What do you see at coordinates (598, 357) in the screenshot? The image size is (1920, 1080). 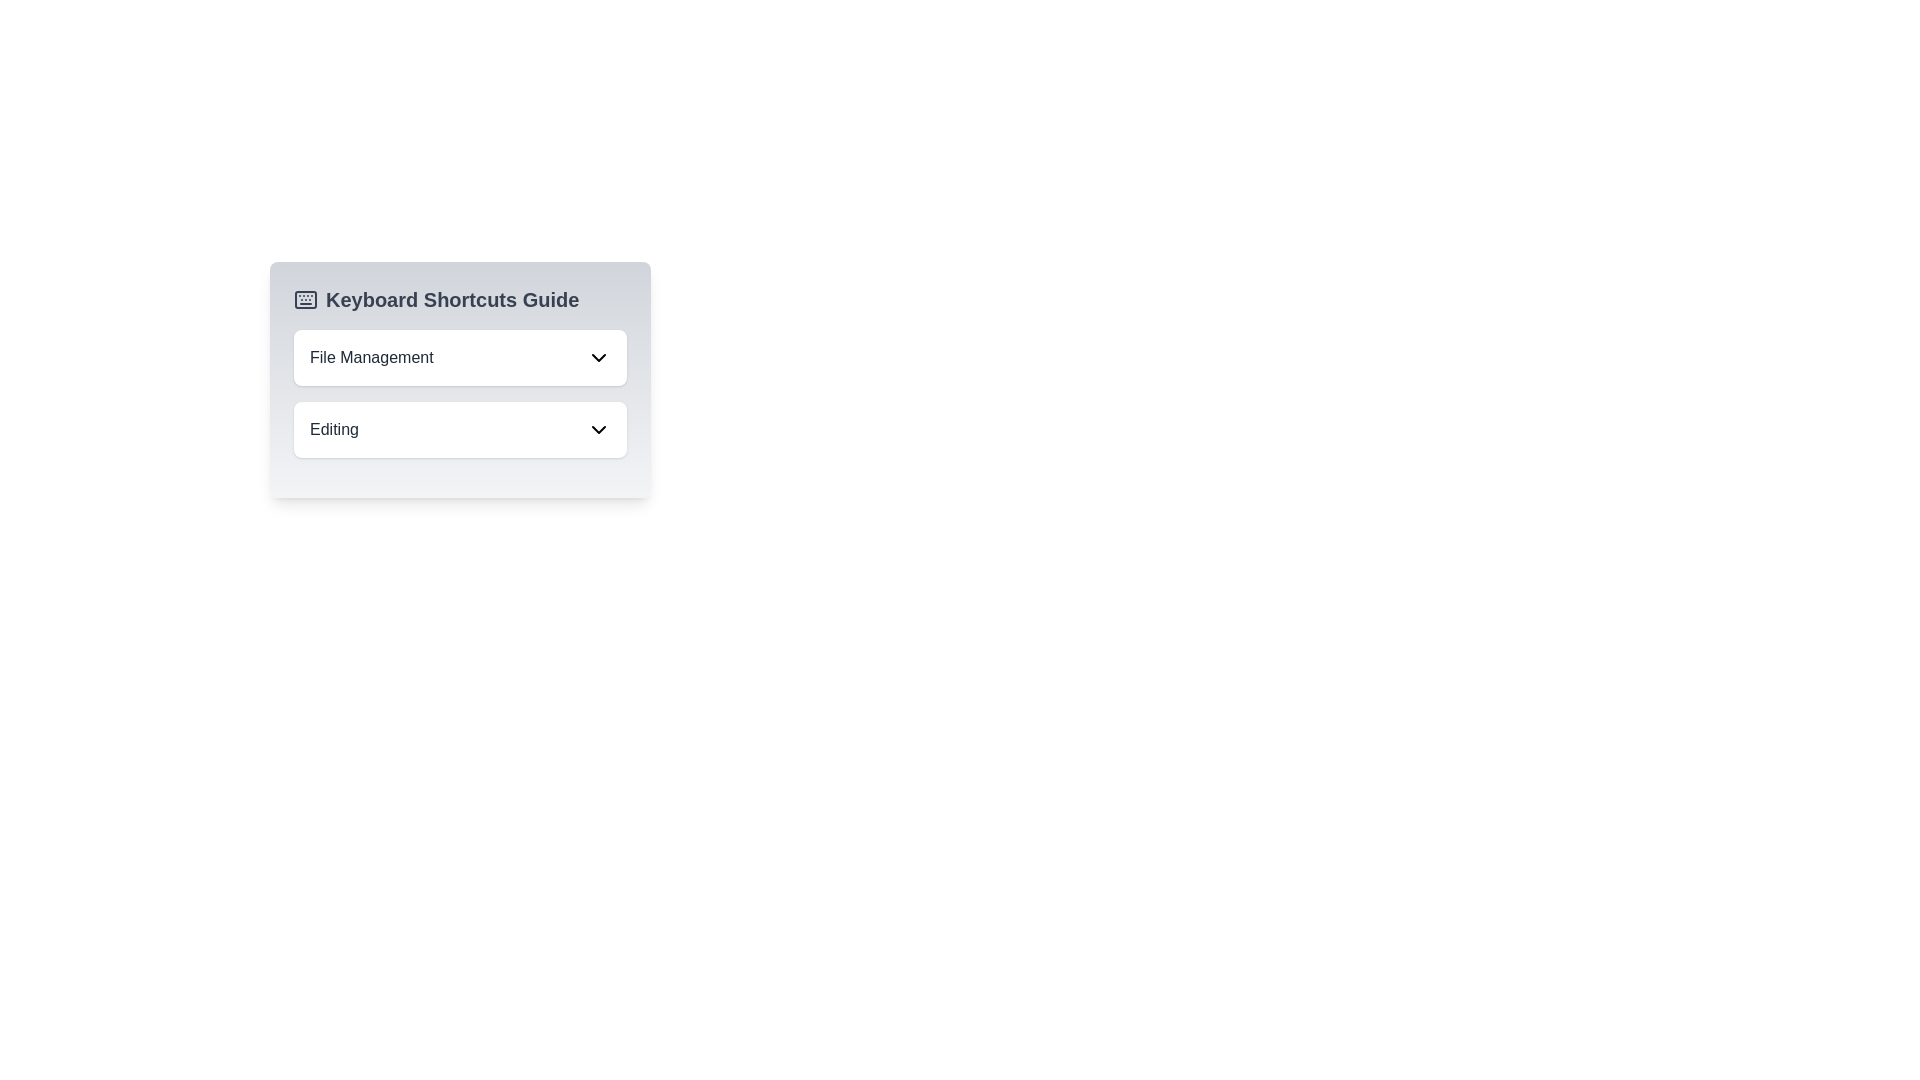 I see `the chevron icon next to the 'File Management' label` at bounding box center [598, 357].